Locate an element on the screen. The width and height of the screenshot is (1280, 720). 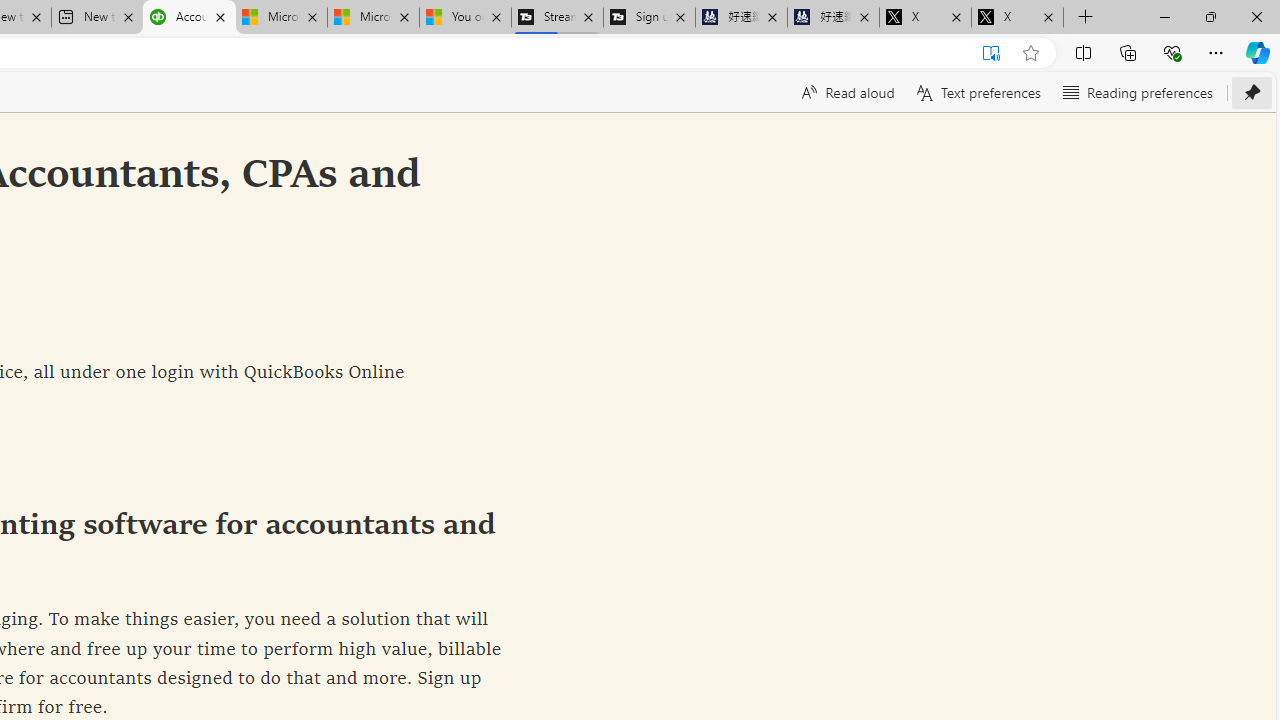
'Microsoft Start Sports' is located at coordinates (279, 17).